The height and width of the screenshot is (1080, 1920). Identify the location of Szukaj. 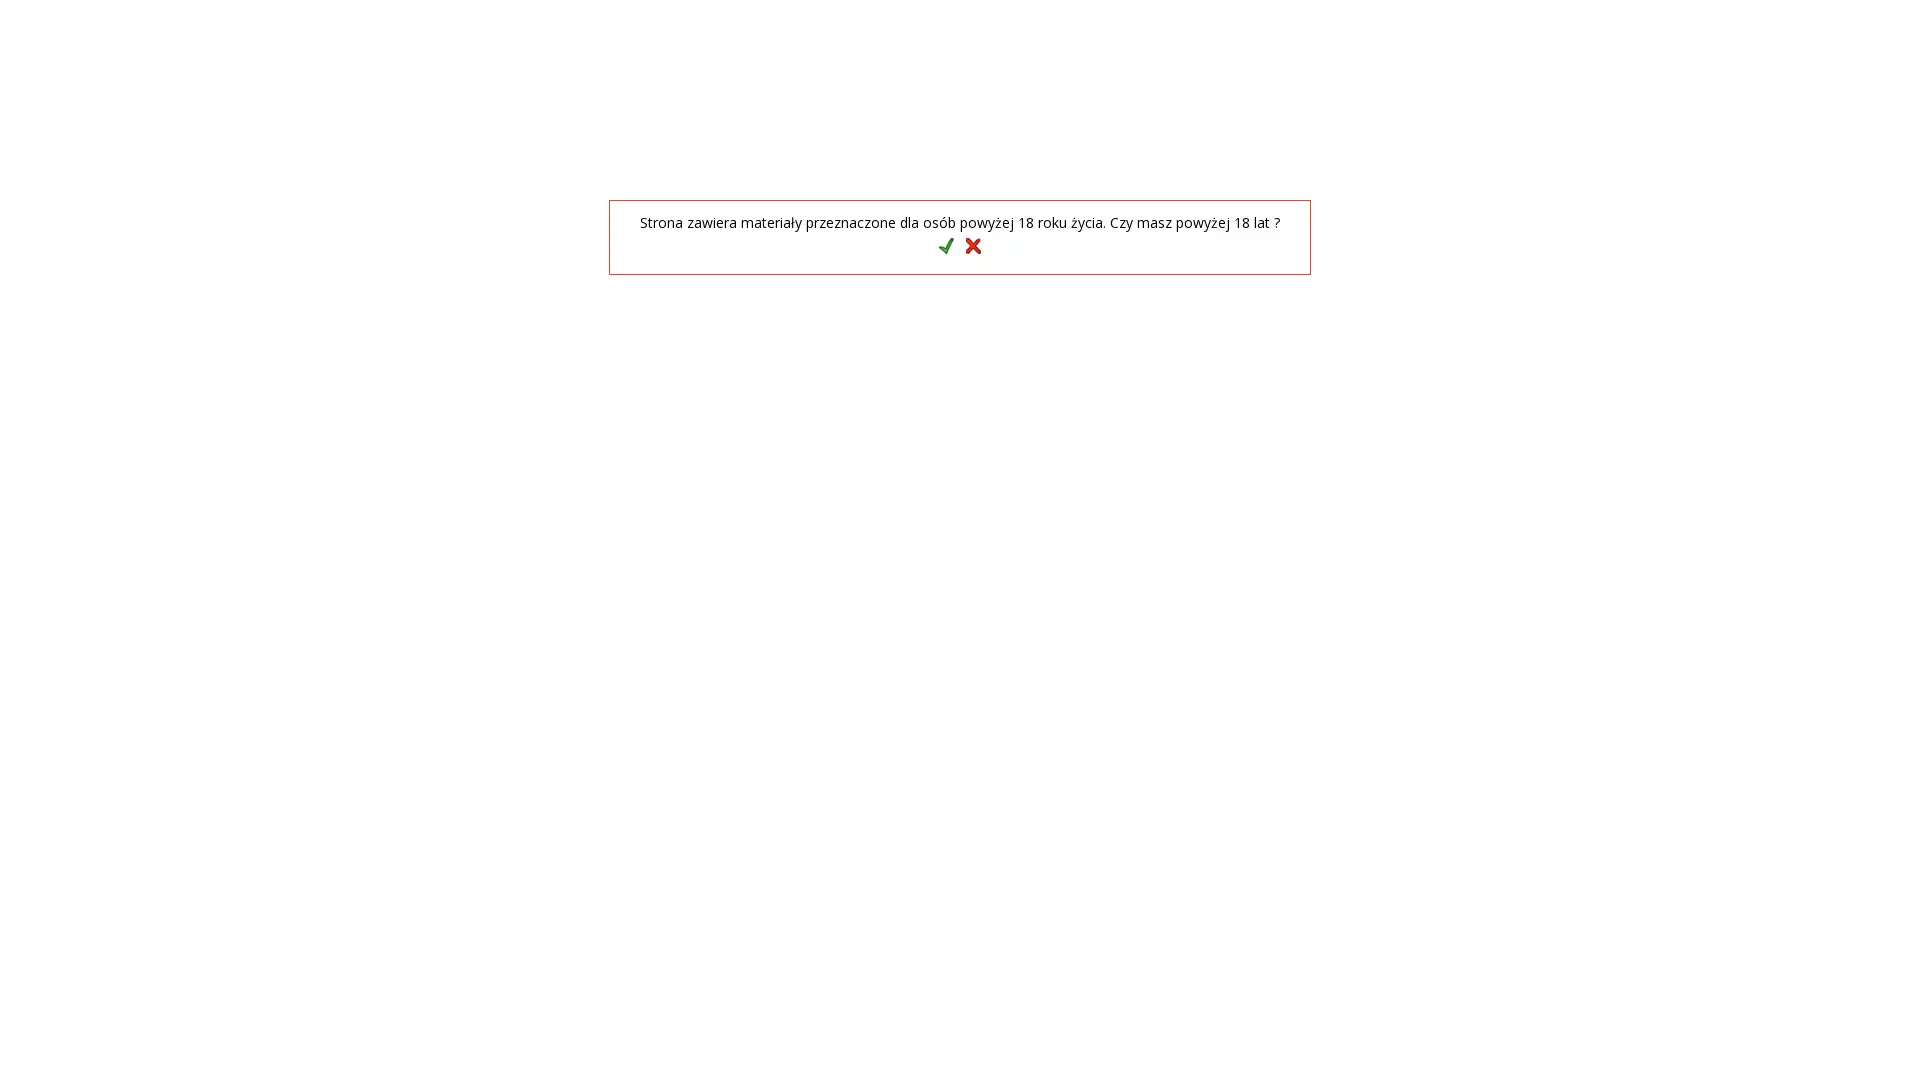
(726, 74).